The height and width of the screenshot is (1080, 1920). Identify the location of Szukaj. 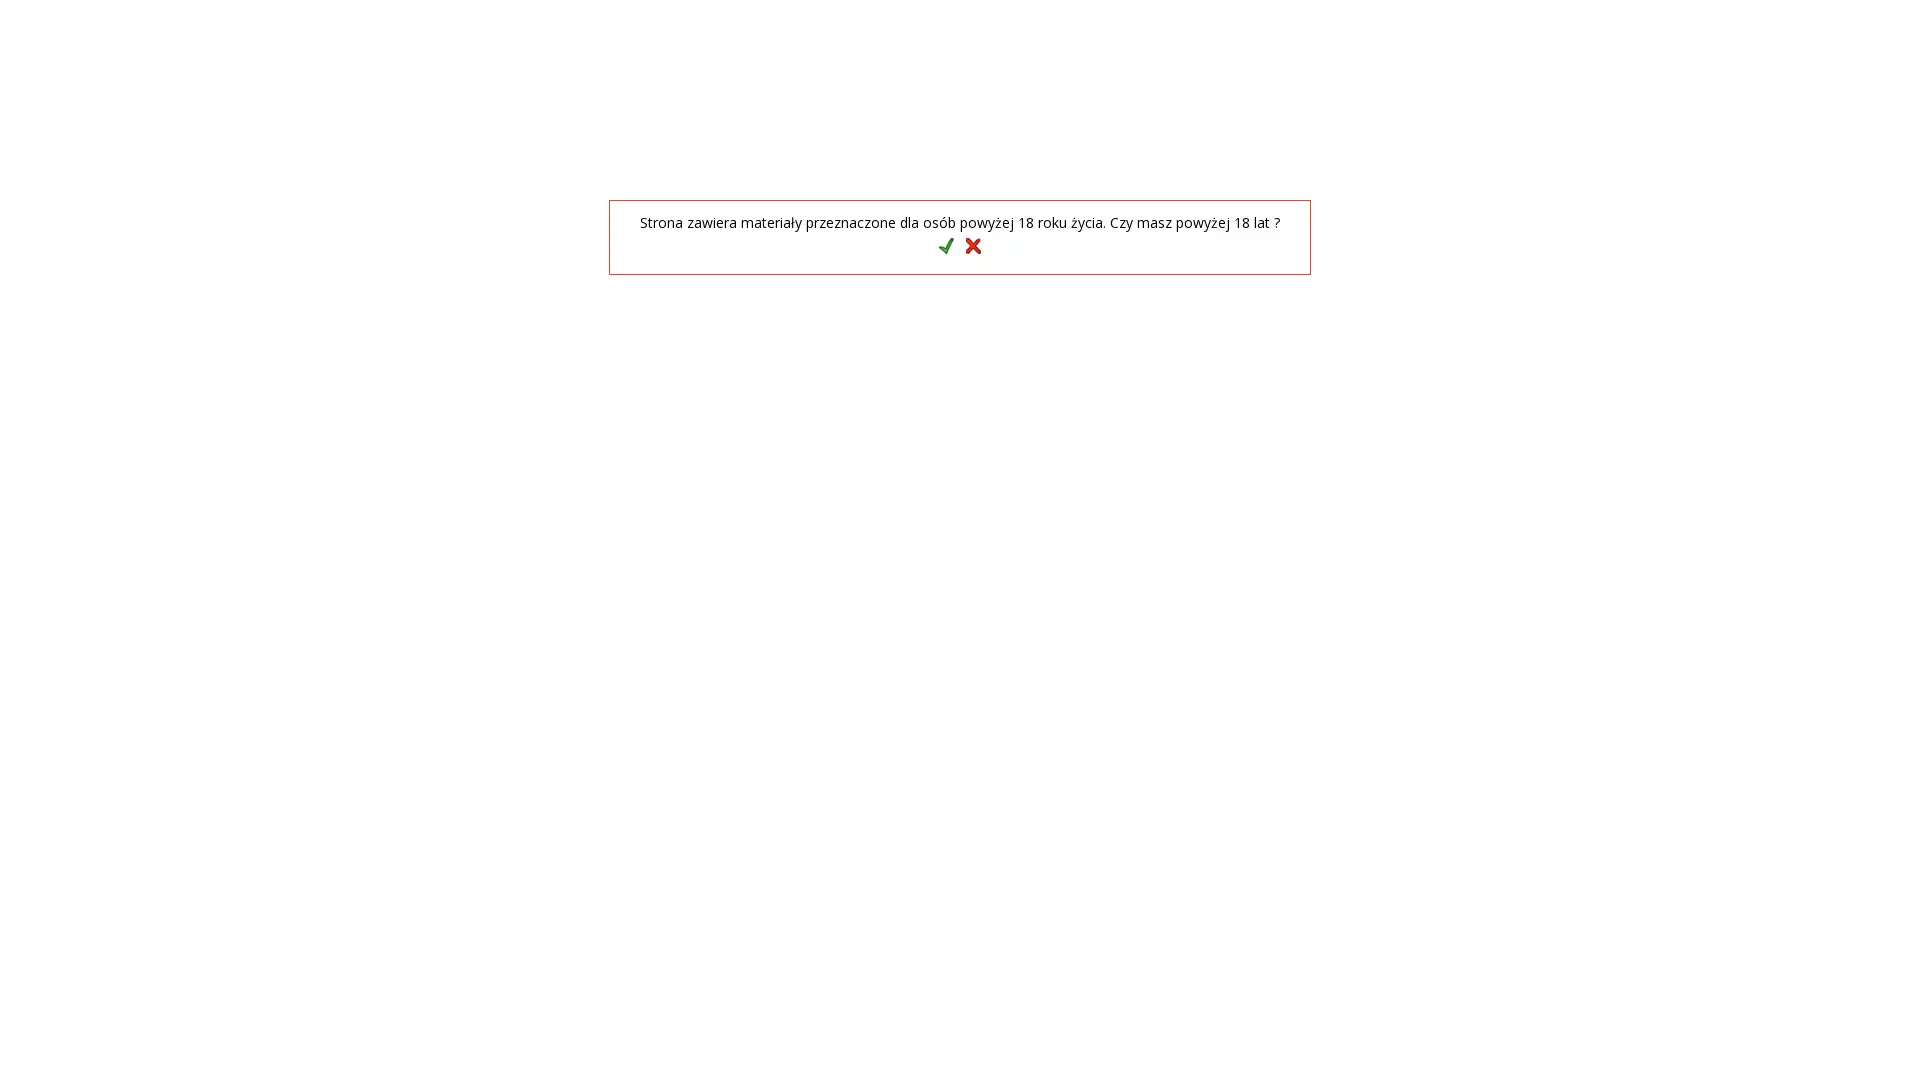
(726, 74).